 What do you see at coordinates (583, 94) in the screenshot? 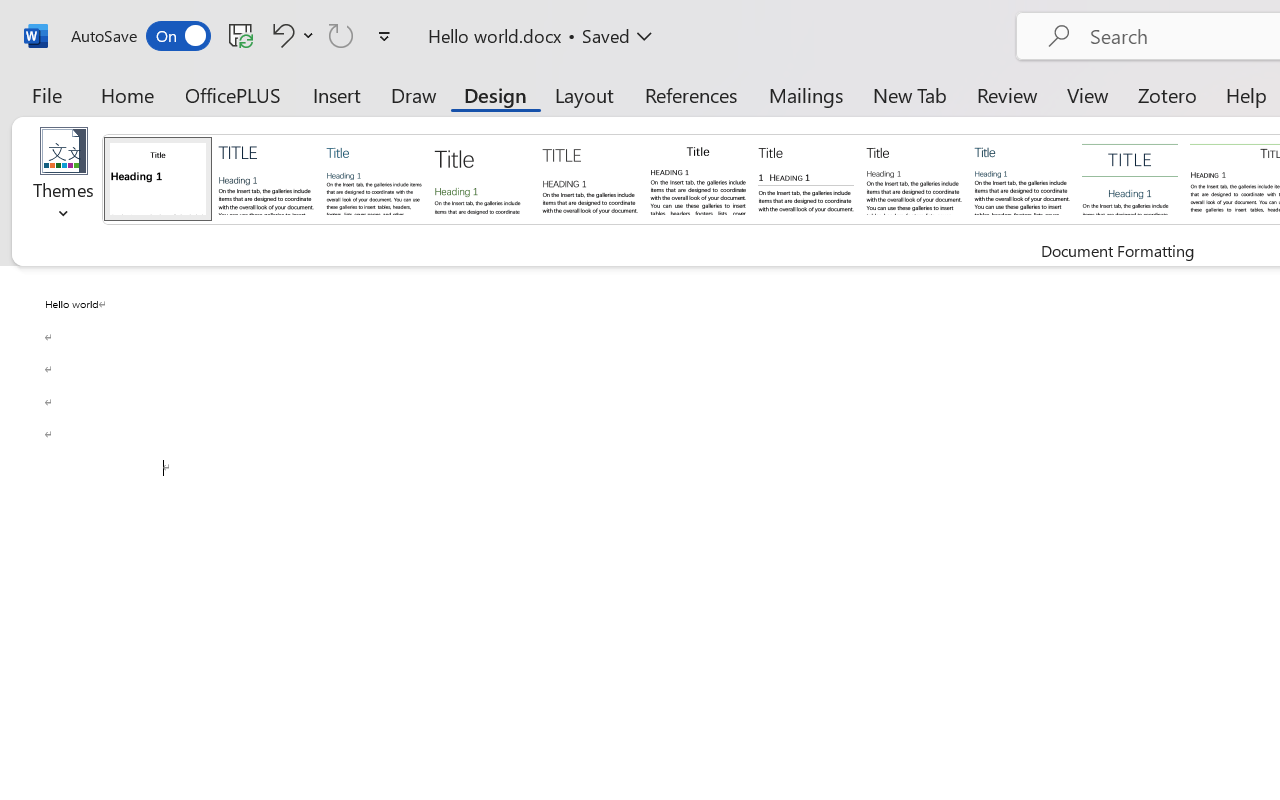
I see `'Layout'` at bounding box center [583, 94].